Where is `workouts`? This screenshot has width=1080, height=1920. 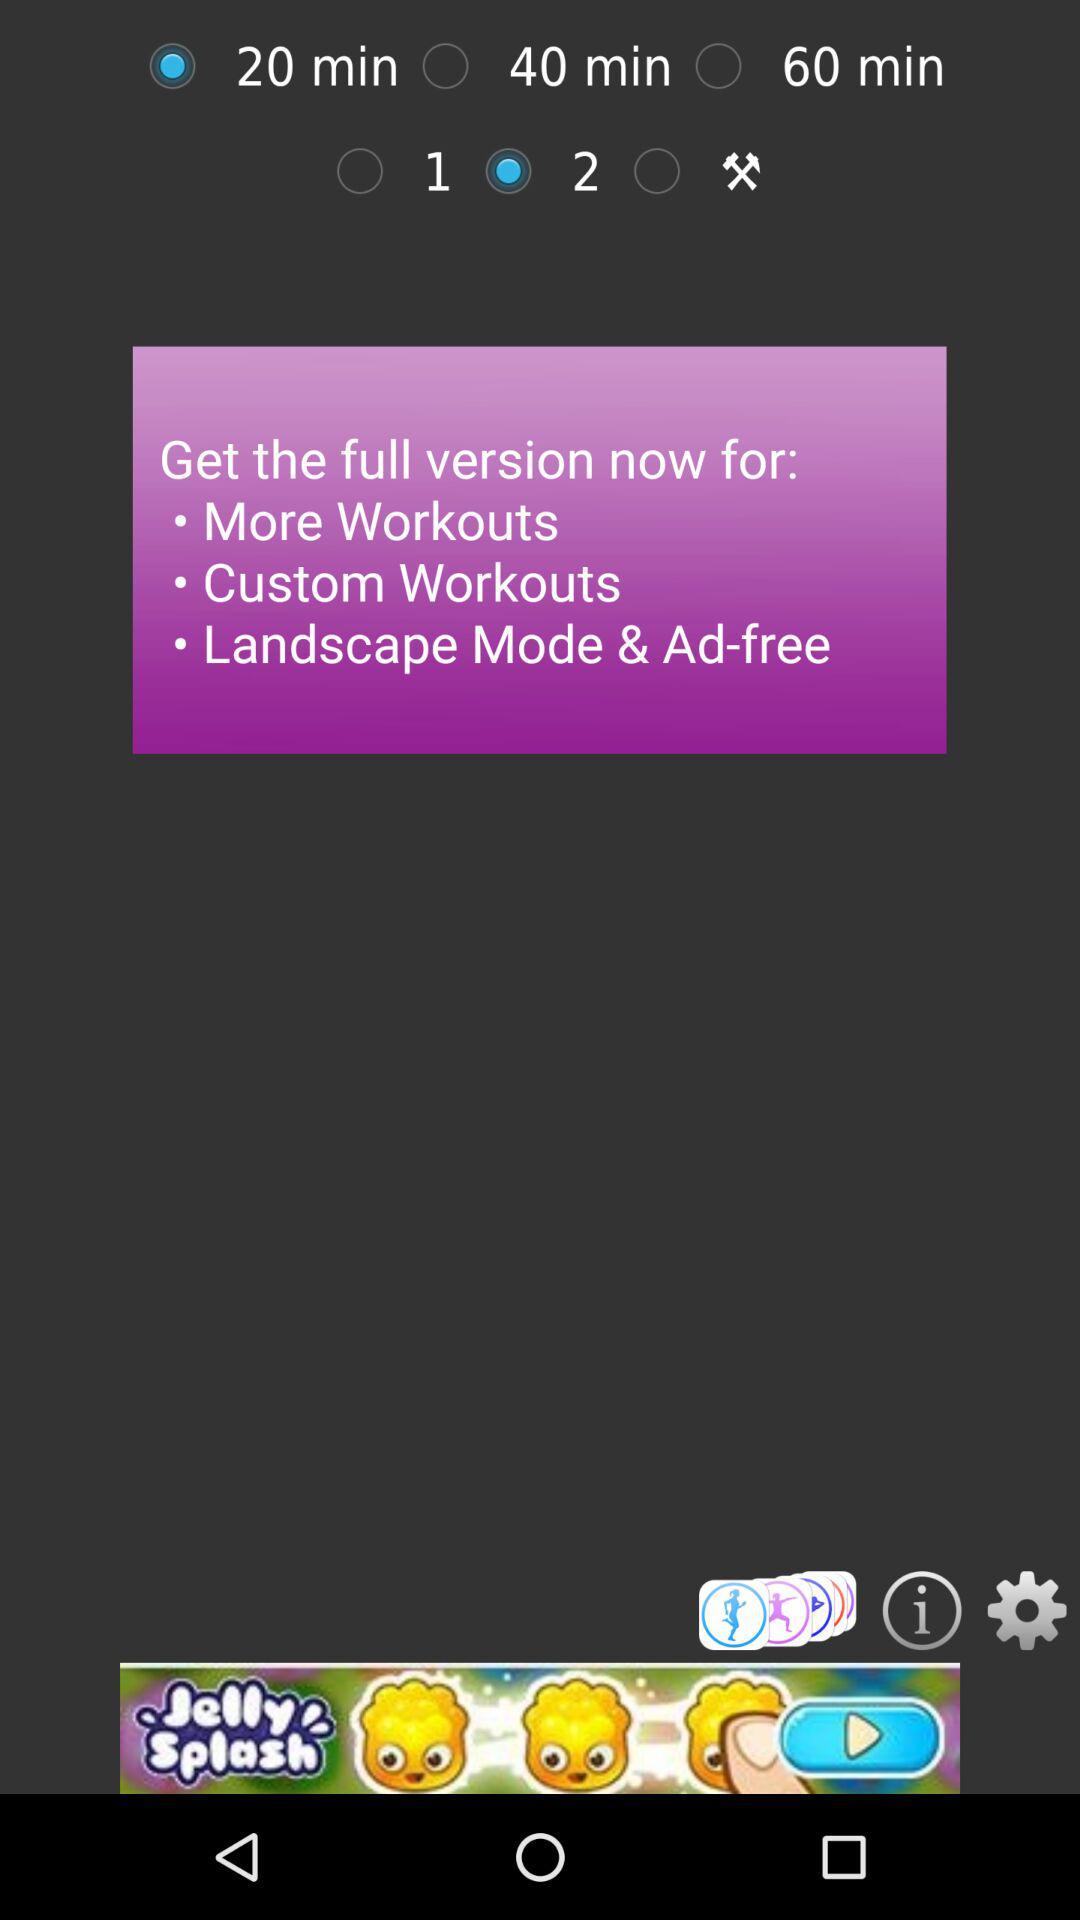 workouts is located at coordinates (776, 1610).